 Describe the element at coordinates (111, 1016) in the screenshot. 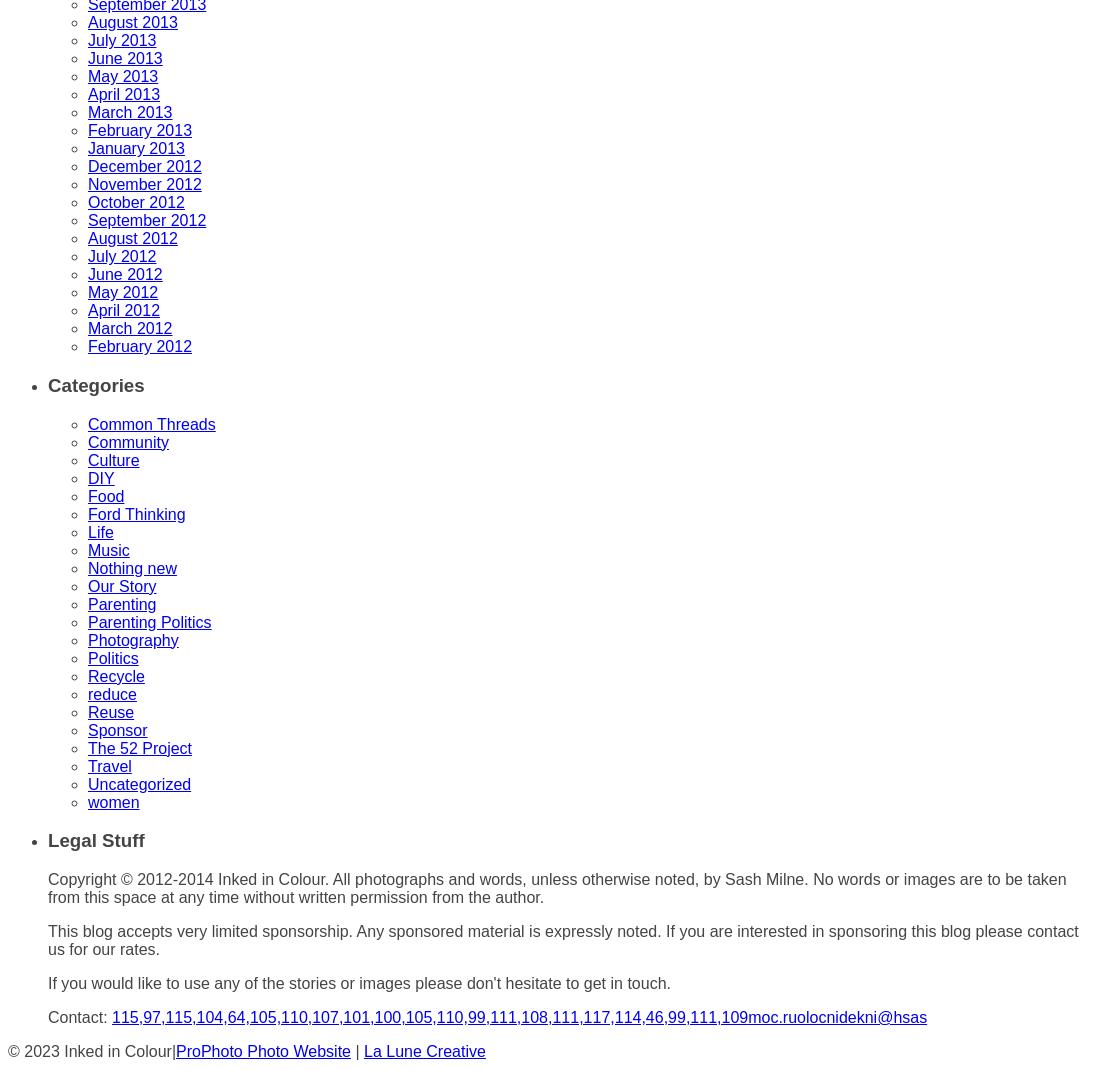

I see `'115,97,115,104,64,105,110,107,101,100,105,110,99,111,108,111,117,114,46,99,111,109'` at that location.